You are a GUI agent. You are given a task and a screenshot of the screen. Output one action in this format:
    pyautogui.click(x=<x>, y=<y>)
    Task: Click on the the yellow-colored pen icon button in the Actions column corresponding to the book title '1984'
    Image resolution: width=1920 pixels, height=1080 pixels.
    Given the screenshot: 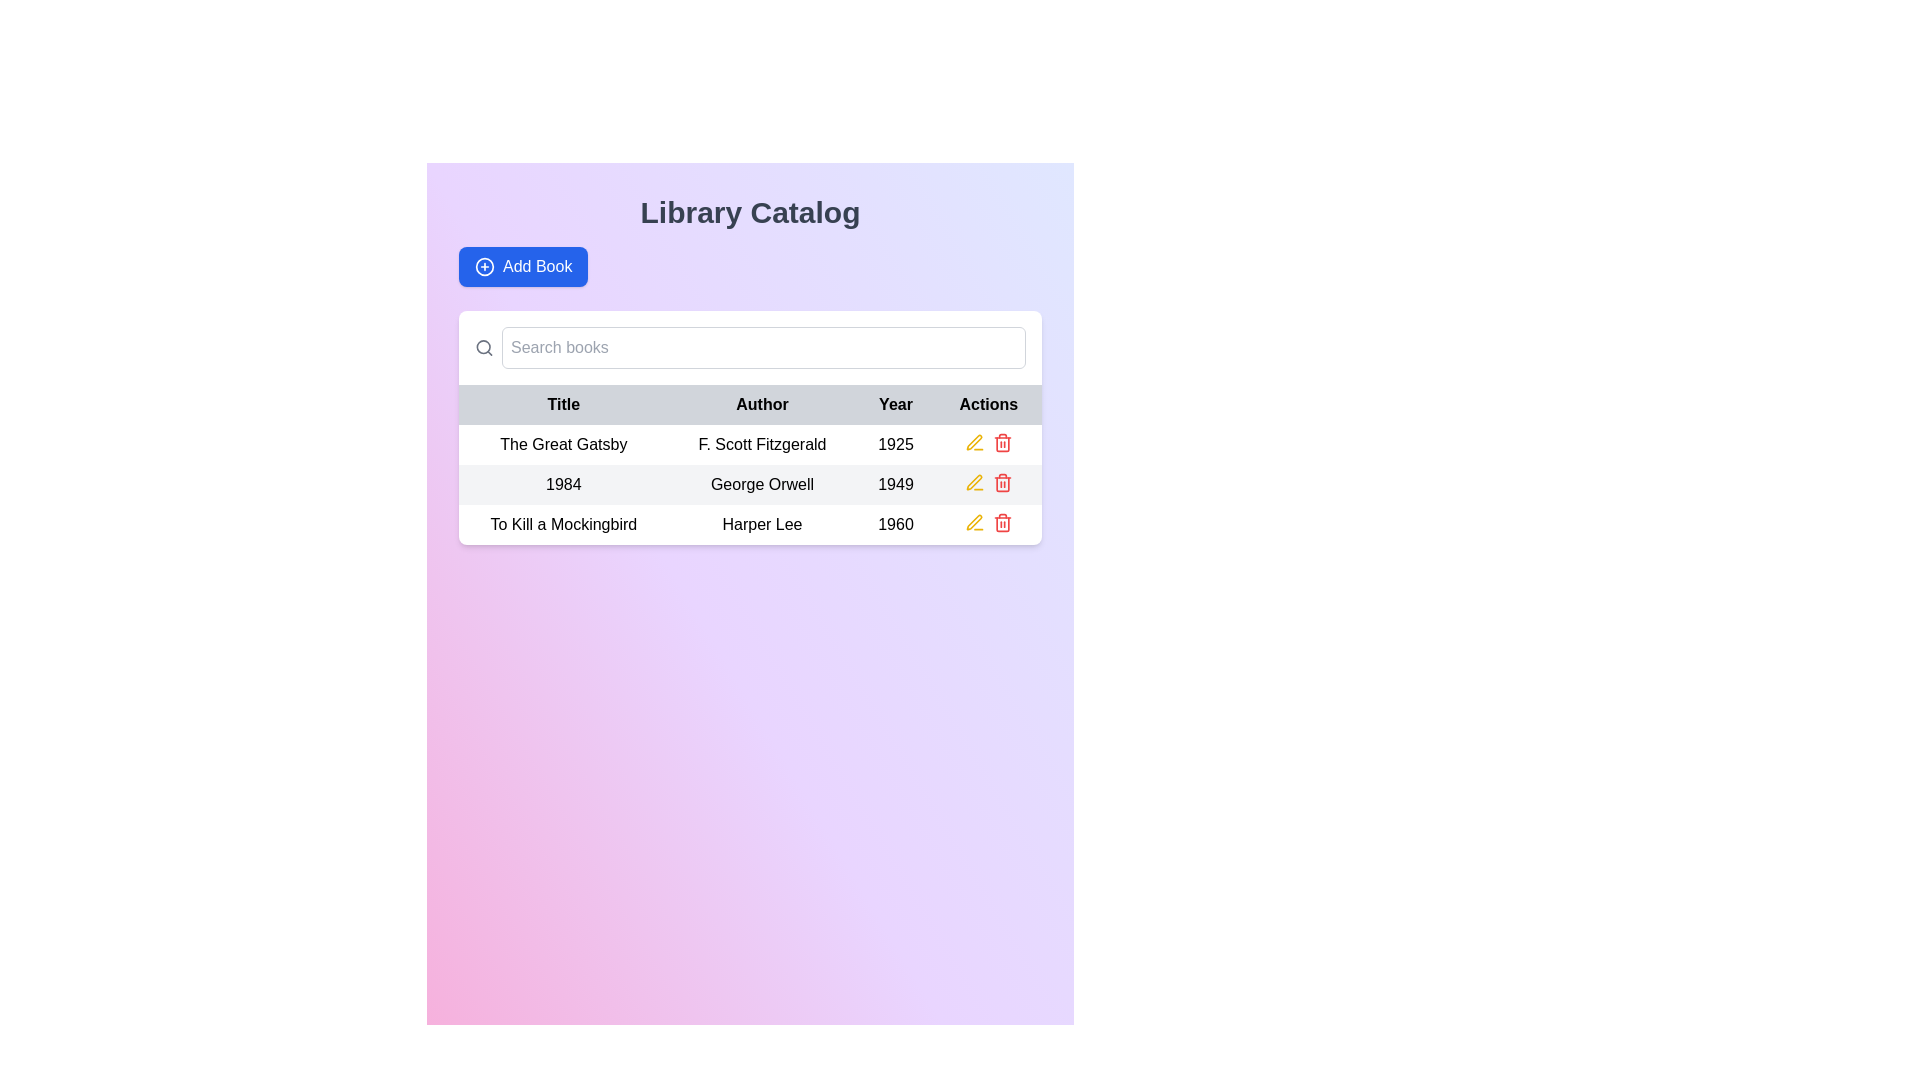 What is the action you would take?
    pyautogui.click(x=974, y=442)
    